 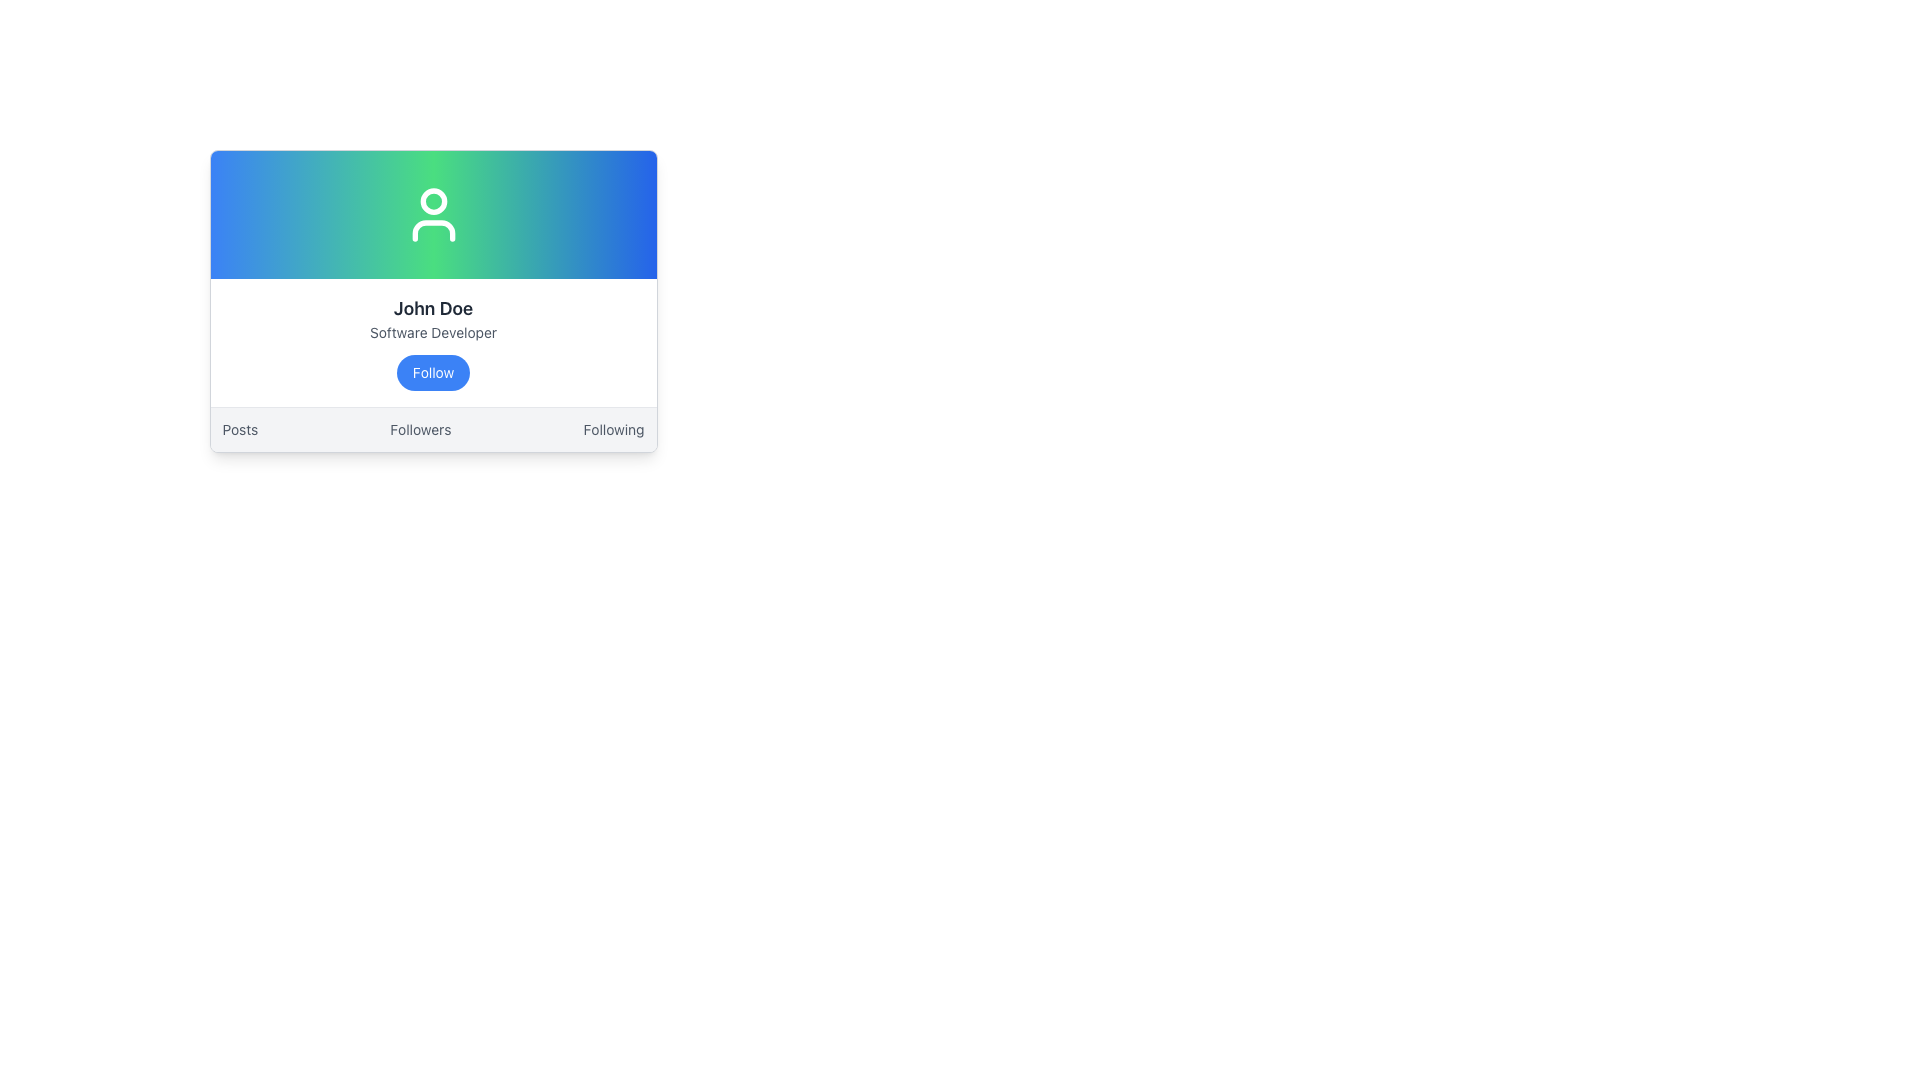 I want to click on the 'Following' hyperlink located on the far right of the horizontal navigation bar at the bottom of the card, so click(x=613, y=428).